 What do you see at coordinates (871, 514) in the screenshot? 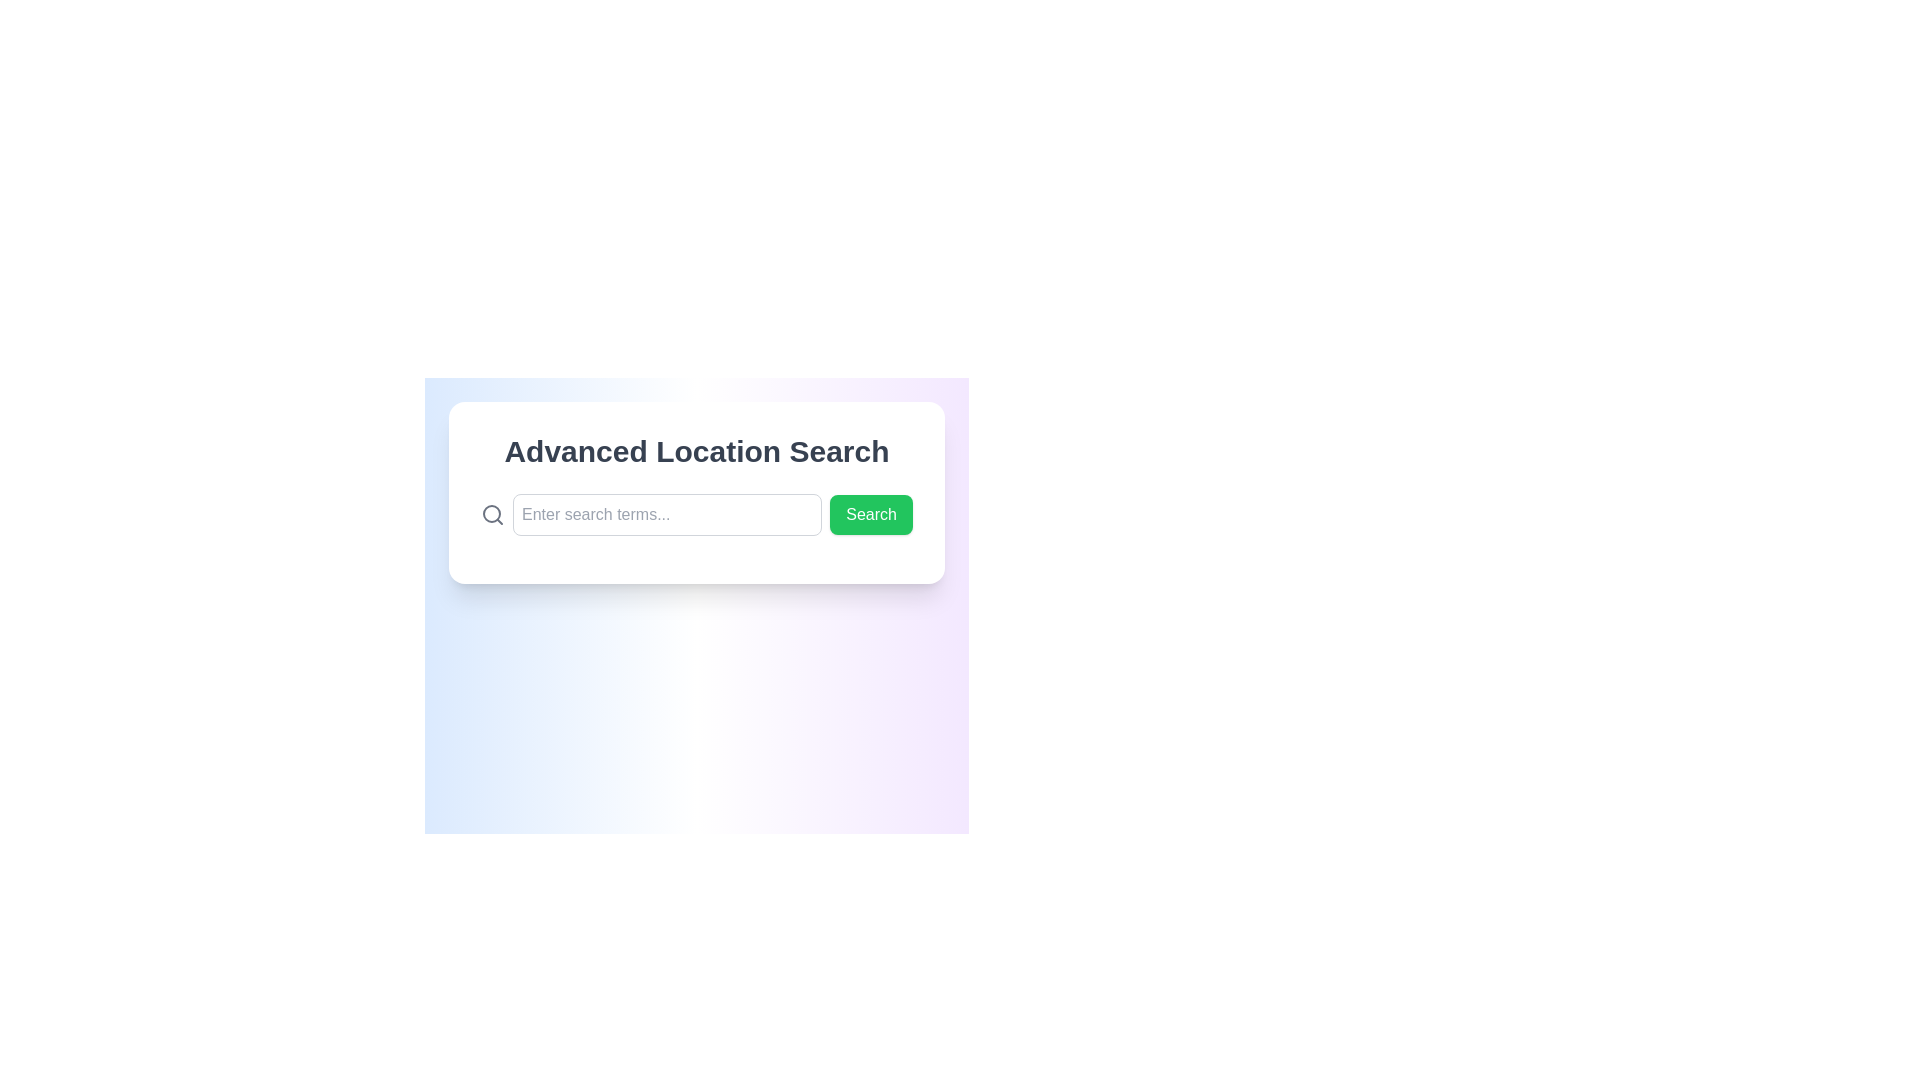
I see `the submission button for initiating a search action, which is located to the right of the 'Enter search terms...' input field and below the title 'Advanced Location Search'` at bounding box center [871, 514].